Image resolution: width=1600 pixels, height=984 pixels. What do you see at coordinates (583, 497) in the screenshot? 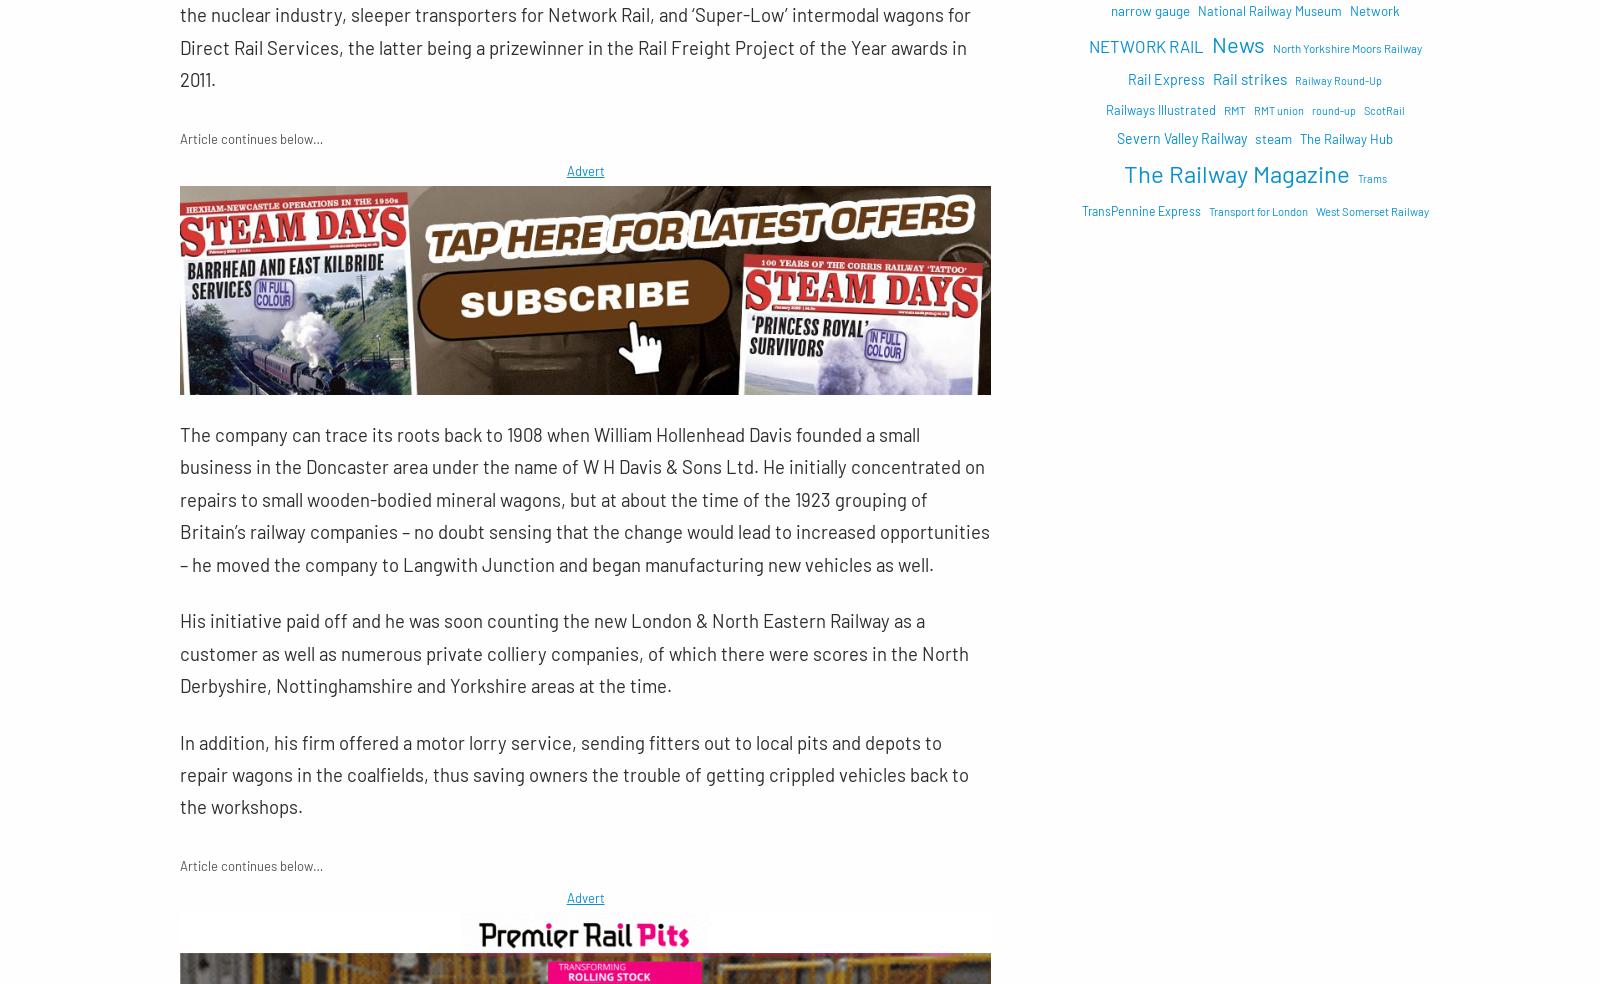
I see `'The company can trace its roots back to 1908 when William Hollenhead Davis founded a small business in the Doncaster area under the name of W H Davis & Sons Ltd. He initially concentrated on repairs to small wooden-bodied mineral wagons, but at about the time of the 1923 grouping of Britain’s railway companies – no doubt sensing that the change would lead to increased opportunities – he moved the company to Langwith Junction and began manufacturing new vehicles as well.'` at bounding box center [583, 497].